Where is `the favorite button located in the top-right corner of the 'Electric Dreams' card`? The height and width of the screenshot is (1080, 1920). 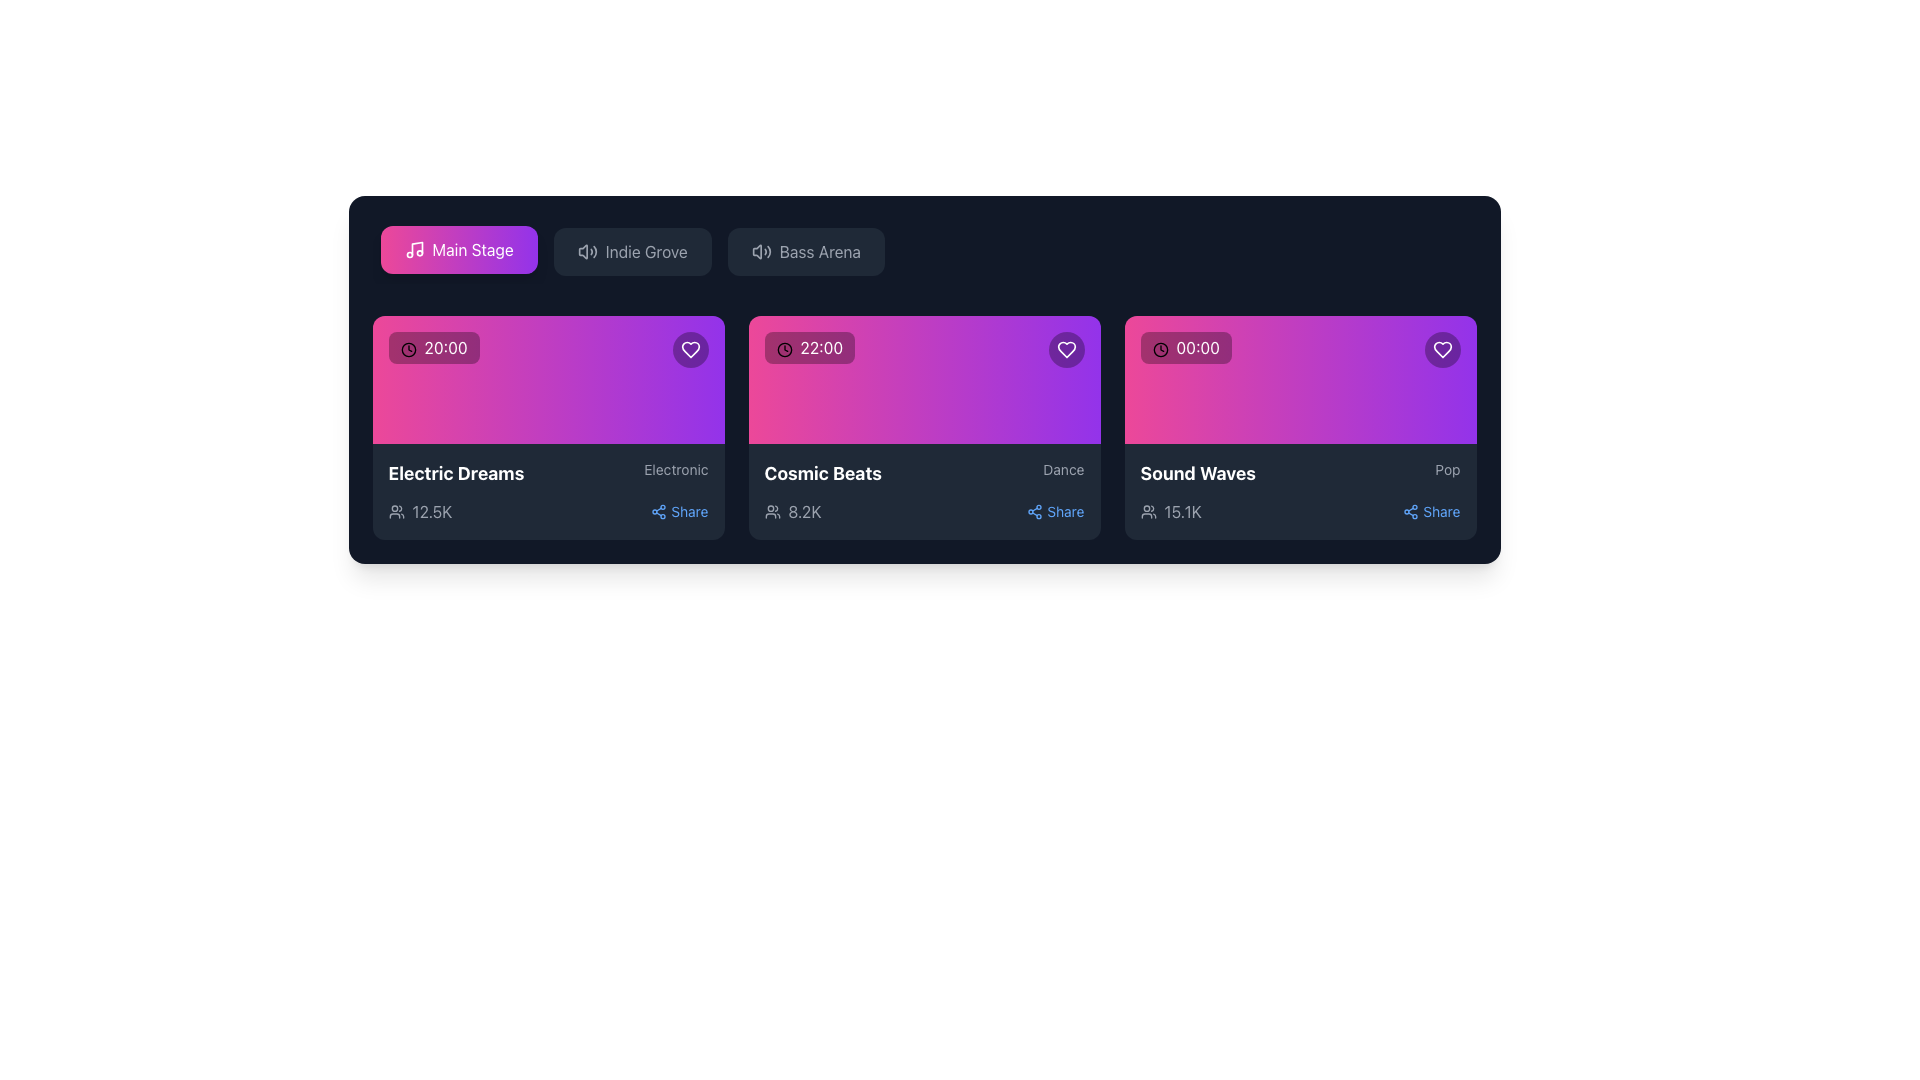
the favorite button located in the top-right corner of the 'Electric Dreams' card is located at coordinates (690, 349).